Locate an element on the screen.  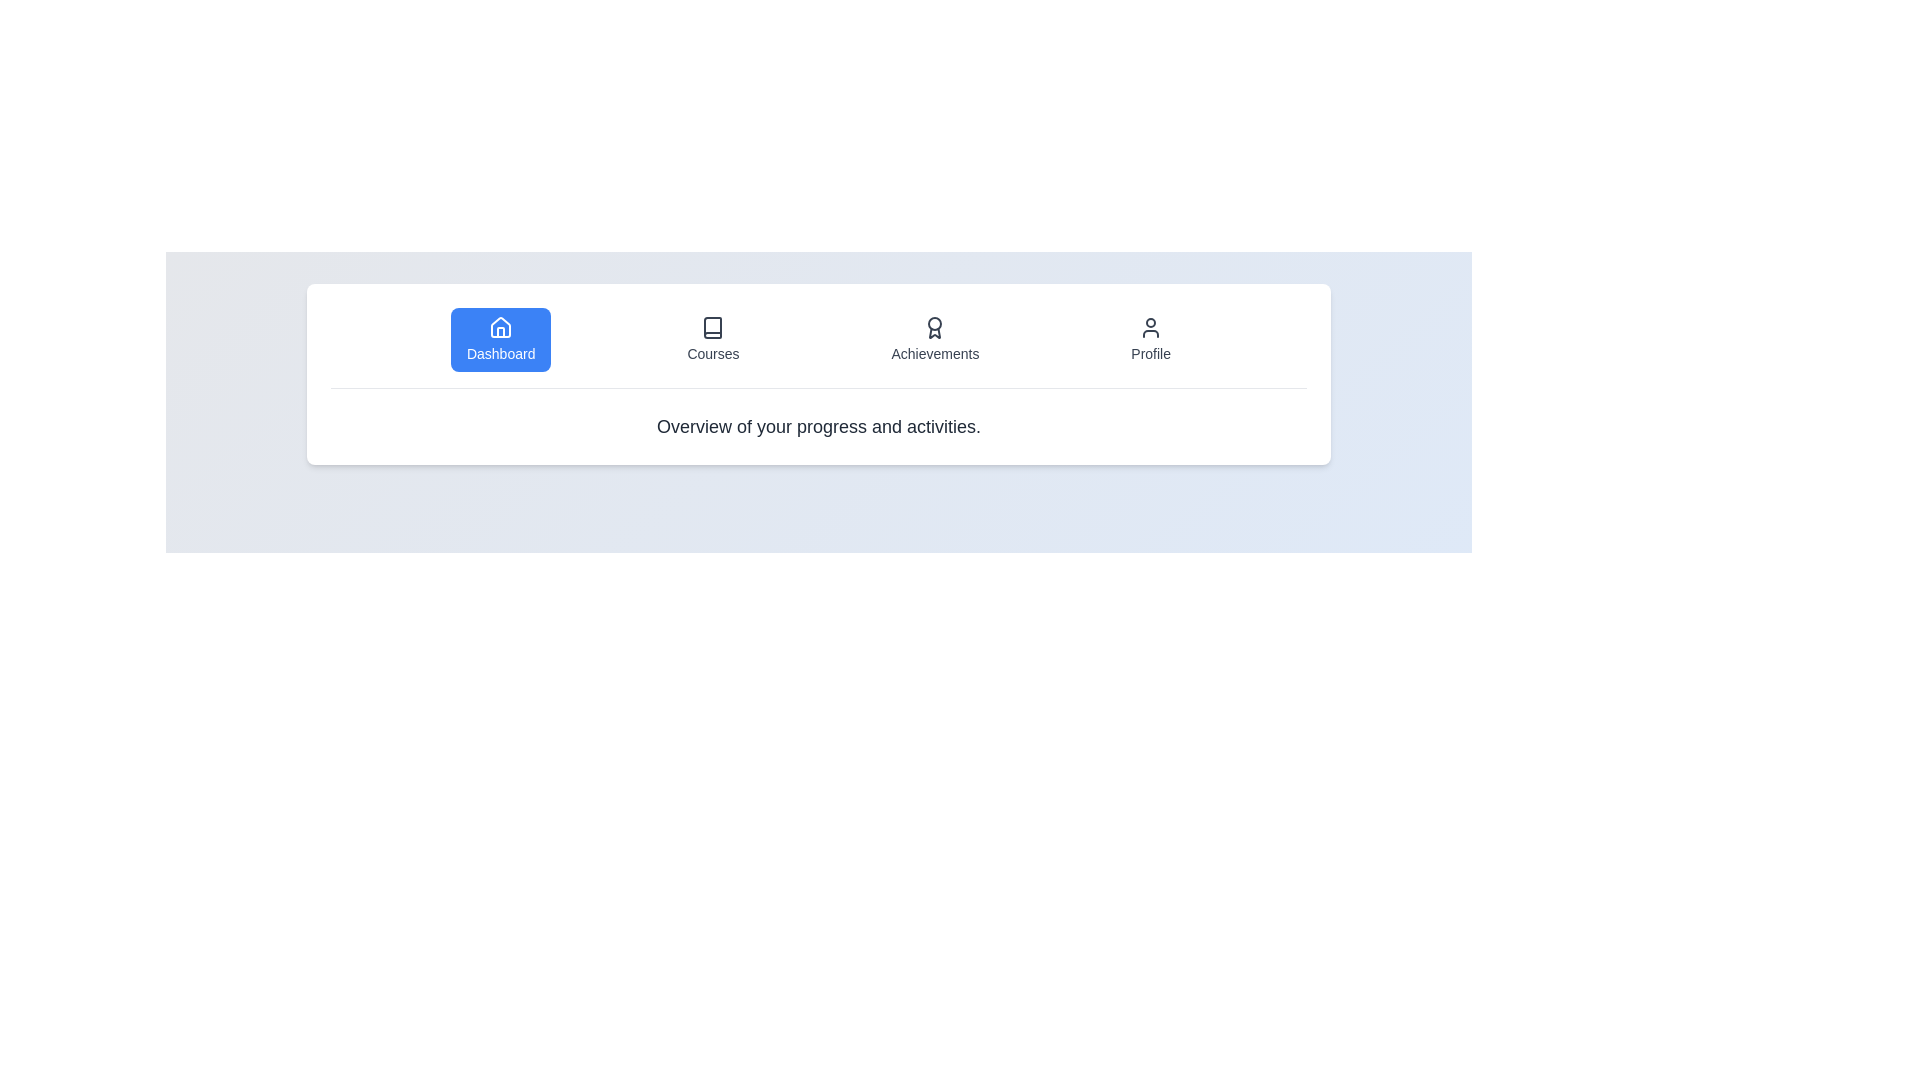
the navigational button for the 'Courses' section, which is the second item in a horizontal menu located between Dashboard and Achievements is located at coordinates (713, 338).